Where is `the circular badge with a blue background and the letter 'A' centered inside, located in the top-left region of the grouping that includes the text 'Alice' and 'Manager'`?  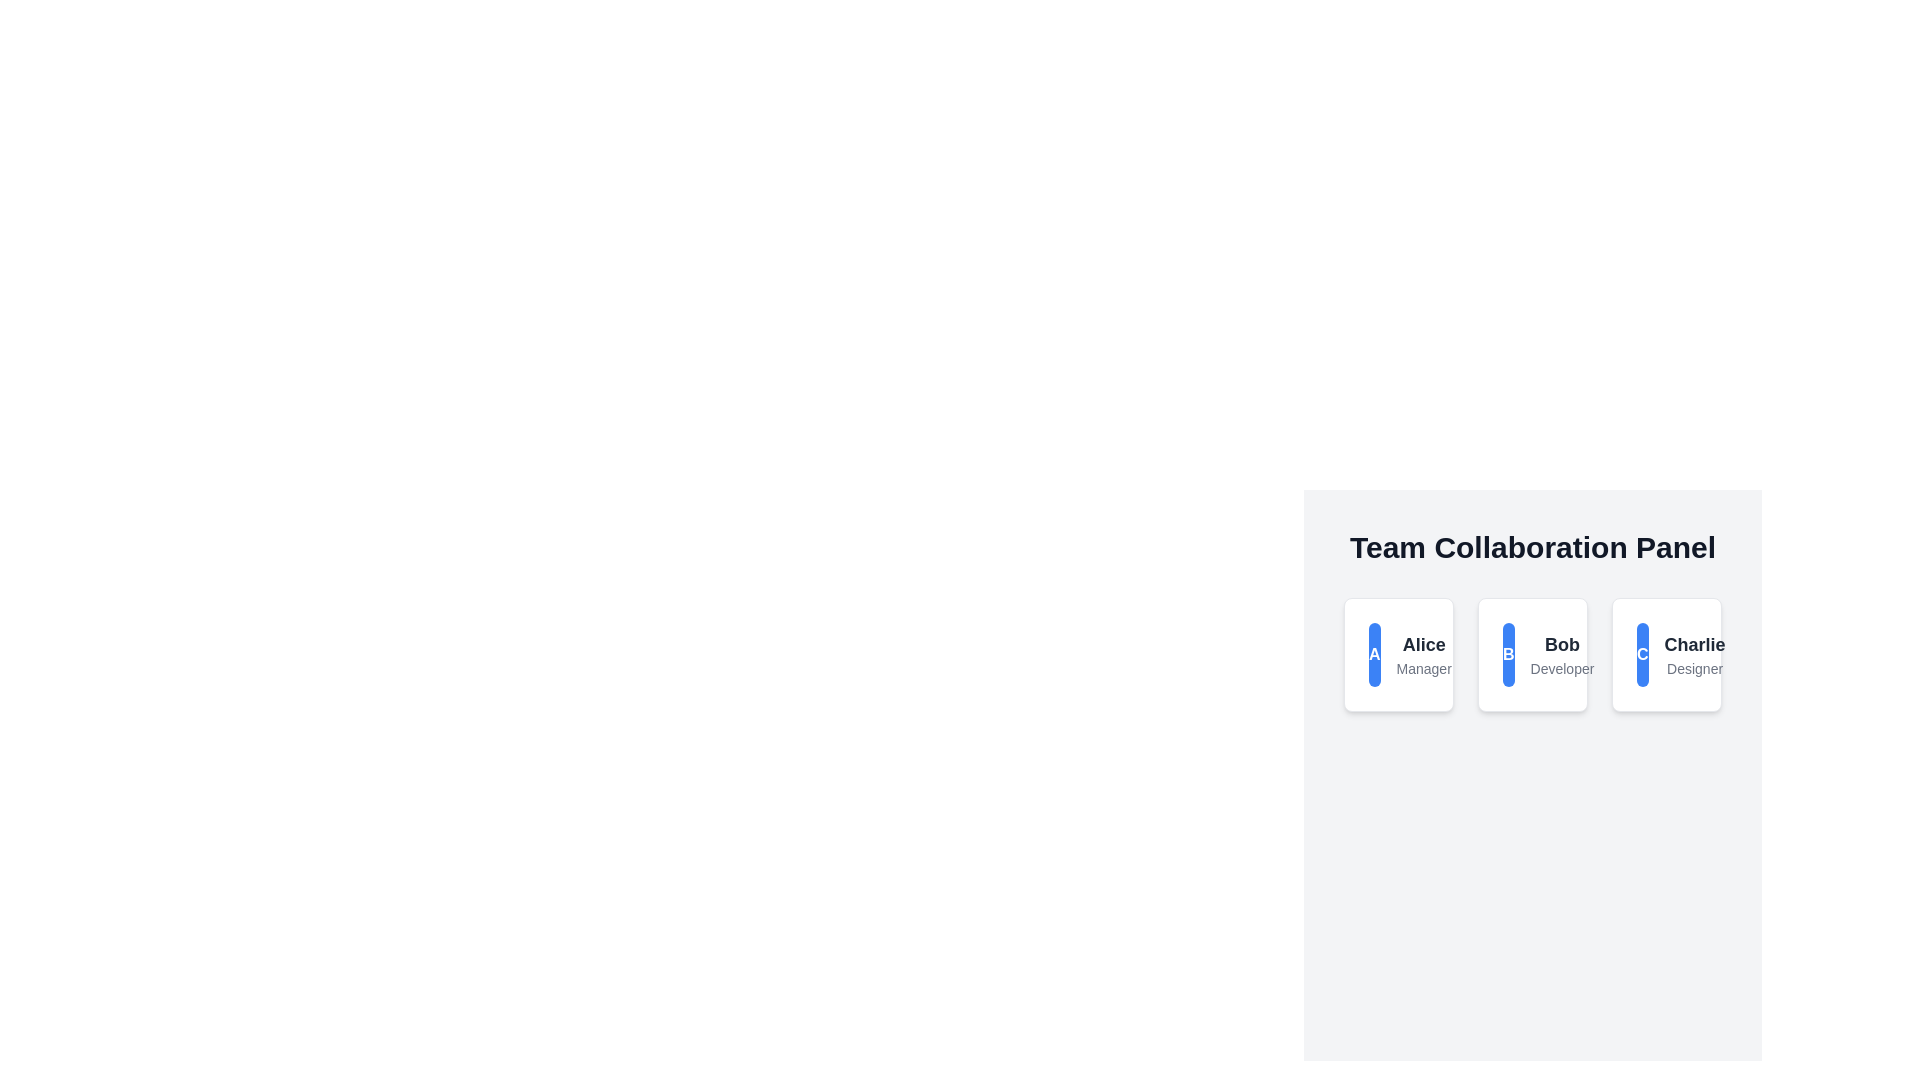 the circular badge with a blue background and the letter 'A' centered inside, located in the top-left region of the grouping that includes the text 'Alice' and 'Manager' is located at coordinates (1373, 655).